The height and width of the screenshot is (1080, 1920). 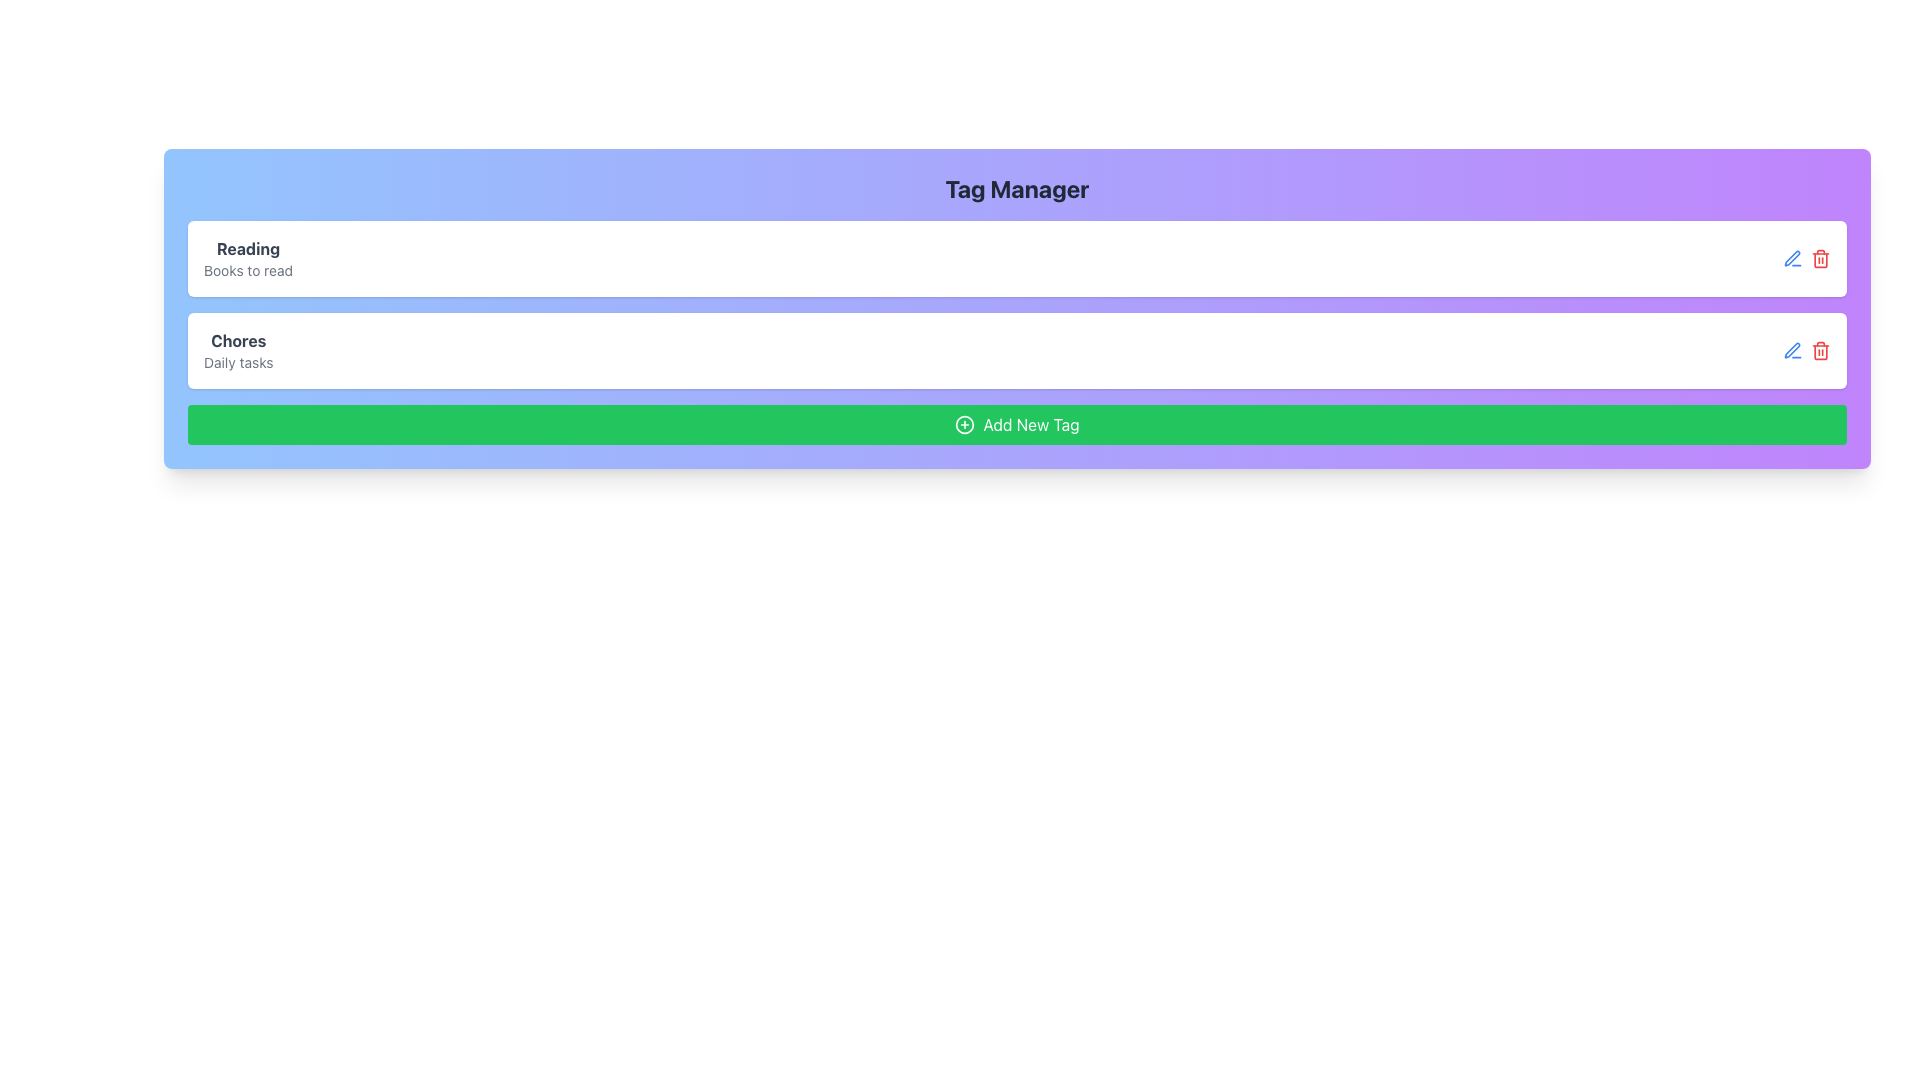 I want to click on the green rectangular button labeled 'Add New Tag' with a circular plus icon on the left, so click(x=1017, y=423).